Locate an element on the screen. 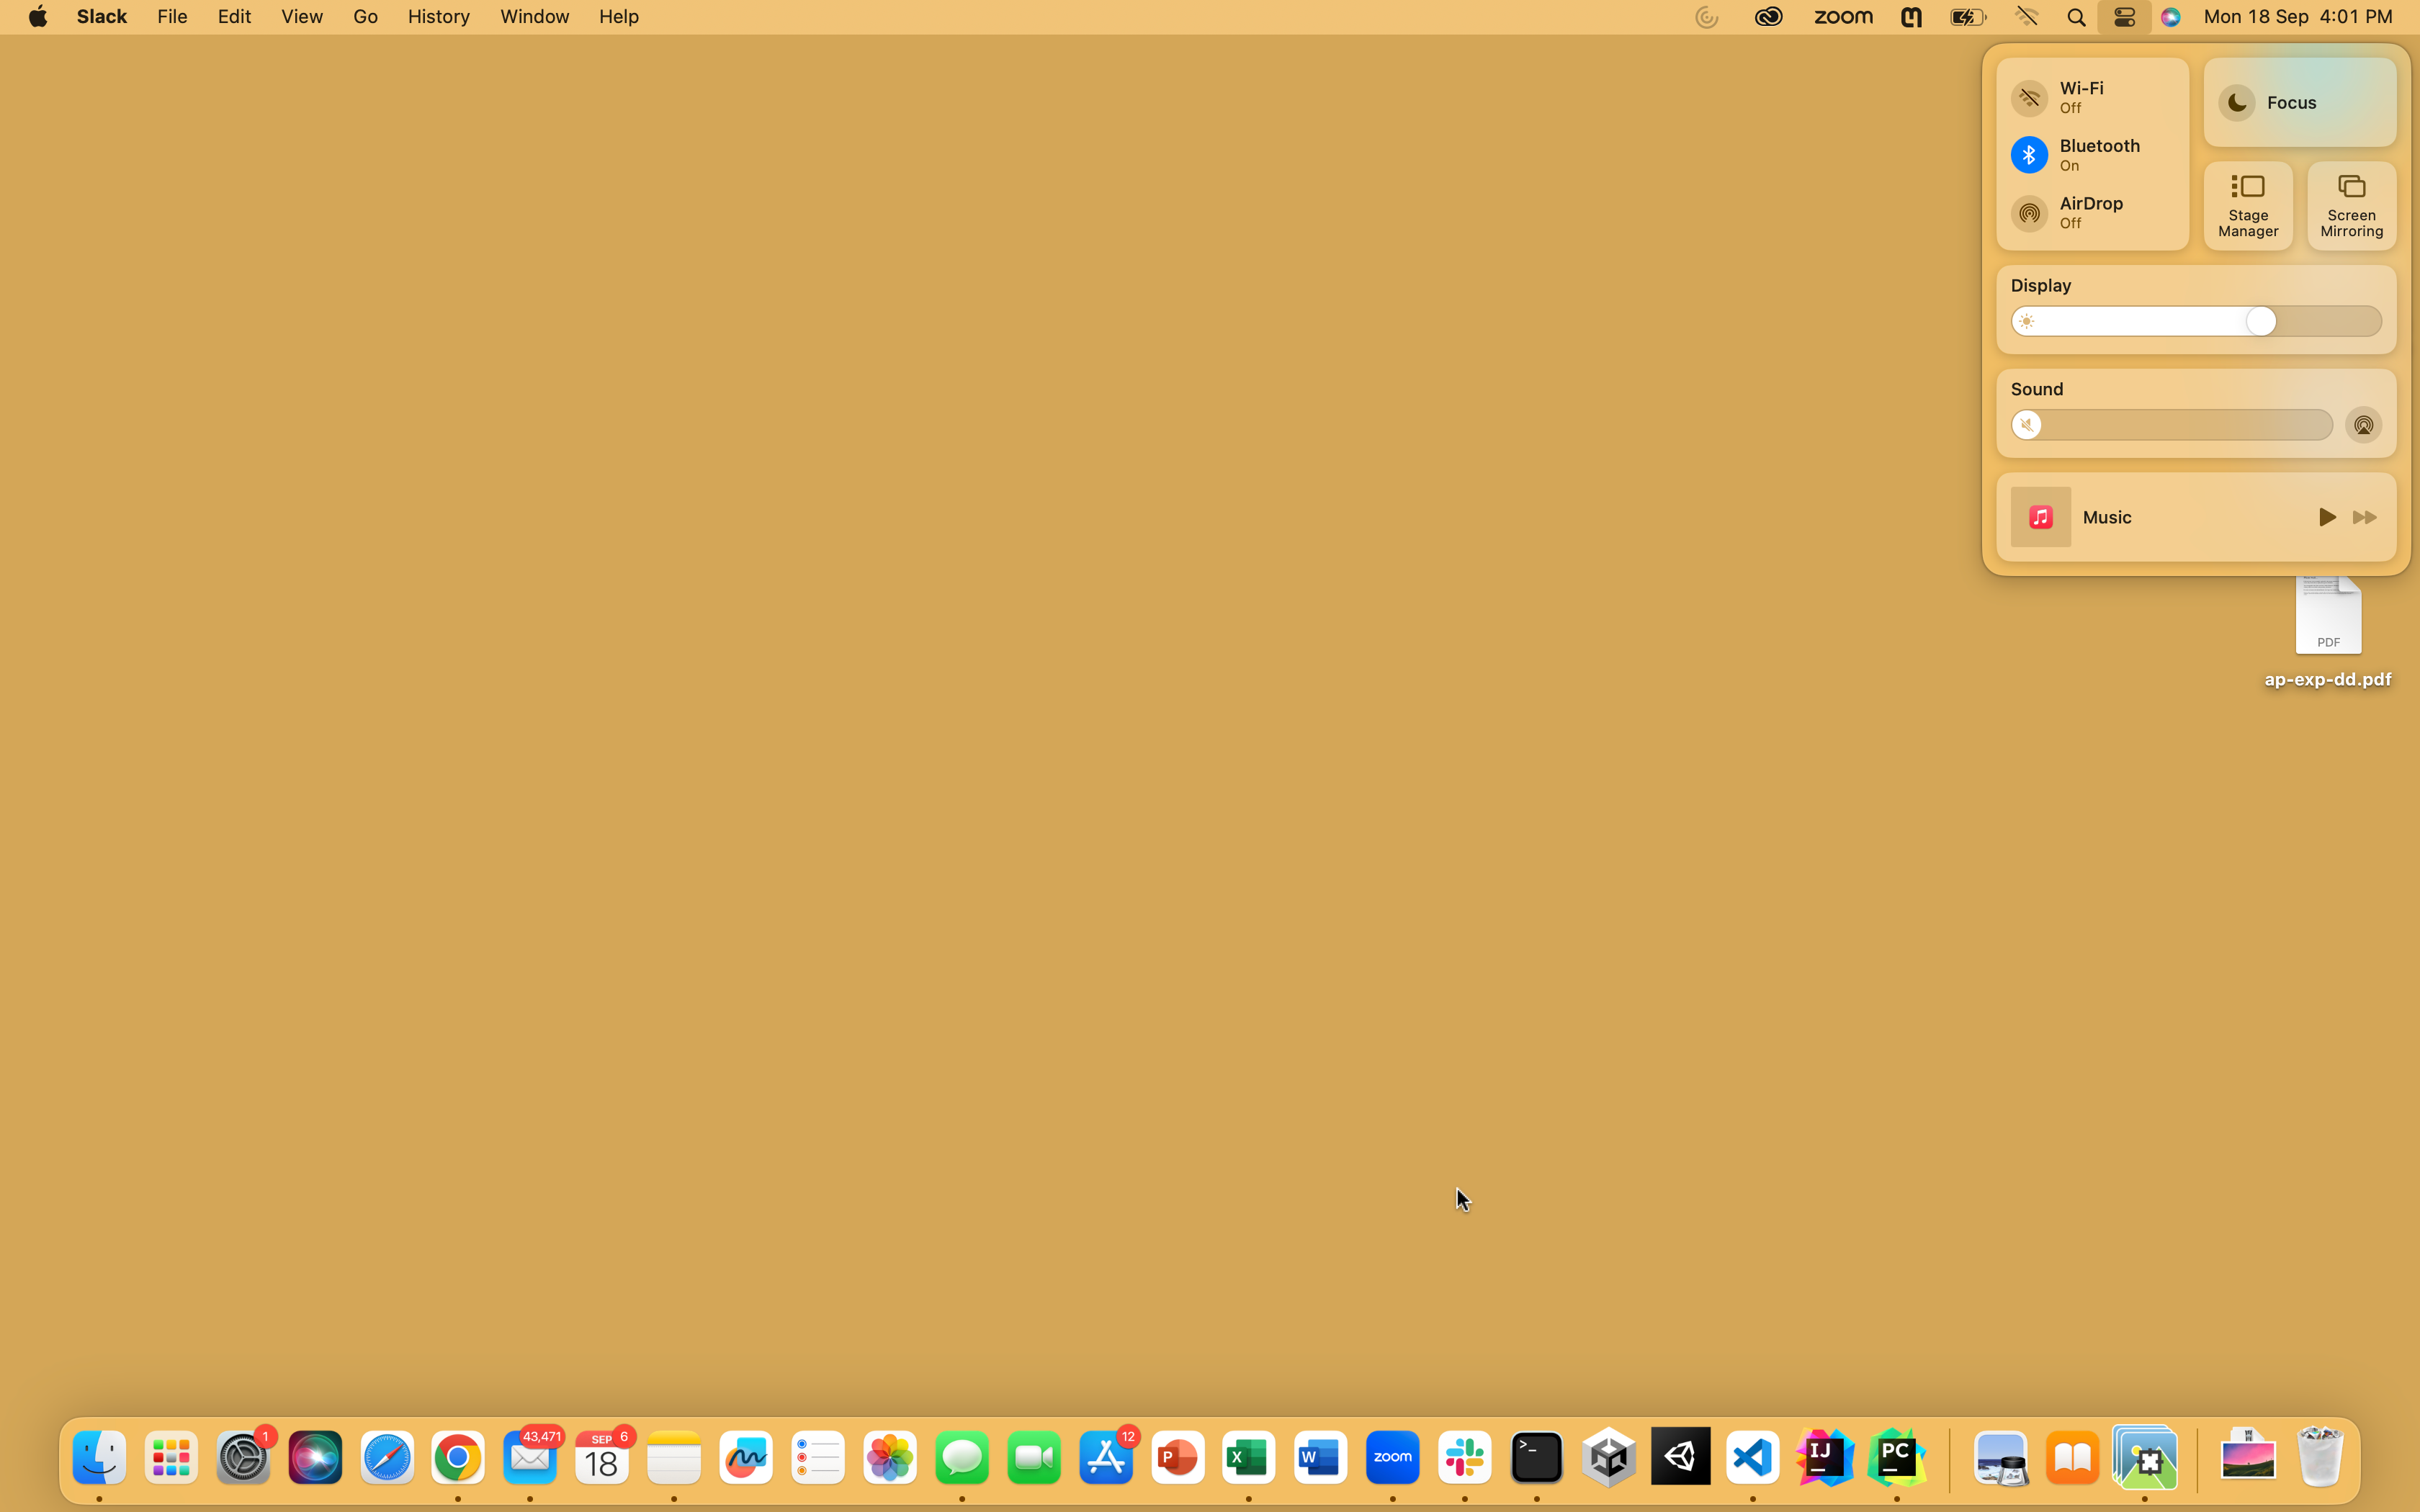 The width and height of the screenshot is (2420, 1512). Deactivate airdrop is located at coordinates (2365, 423).